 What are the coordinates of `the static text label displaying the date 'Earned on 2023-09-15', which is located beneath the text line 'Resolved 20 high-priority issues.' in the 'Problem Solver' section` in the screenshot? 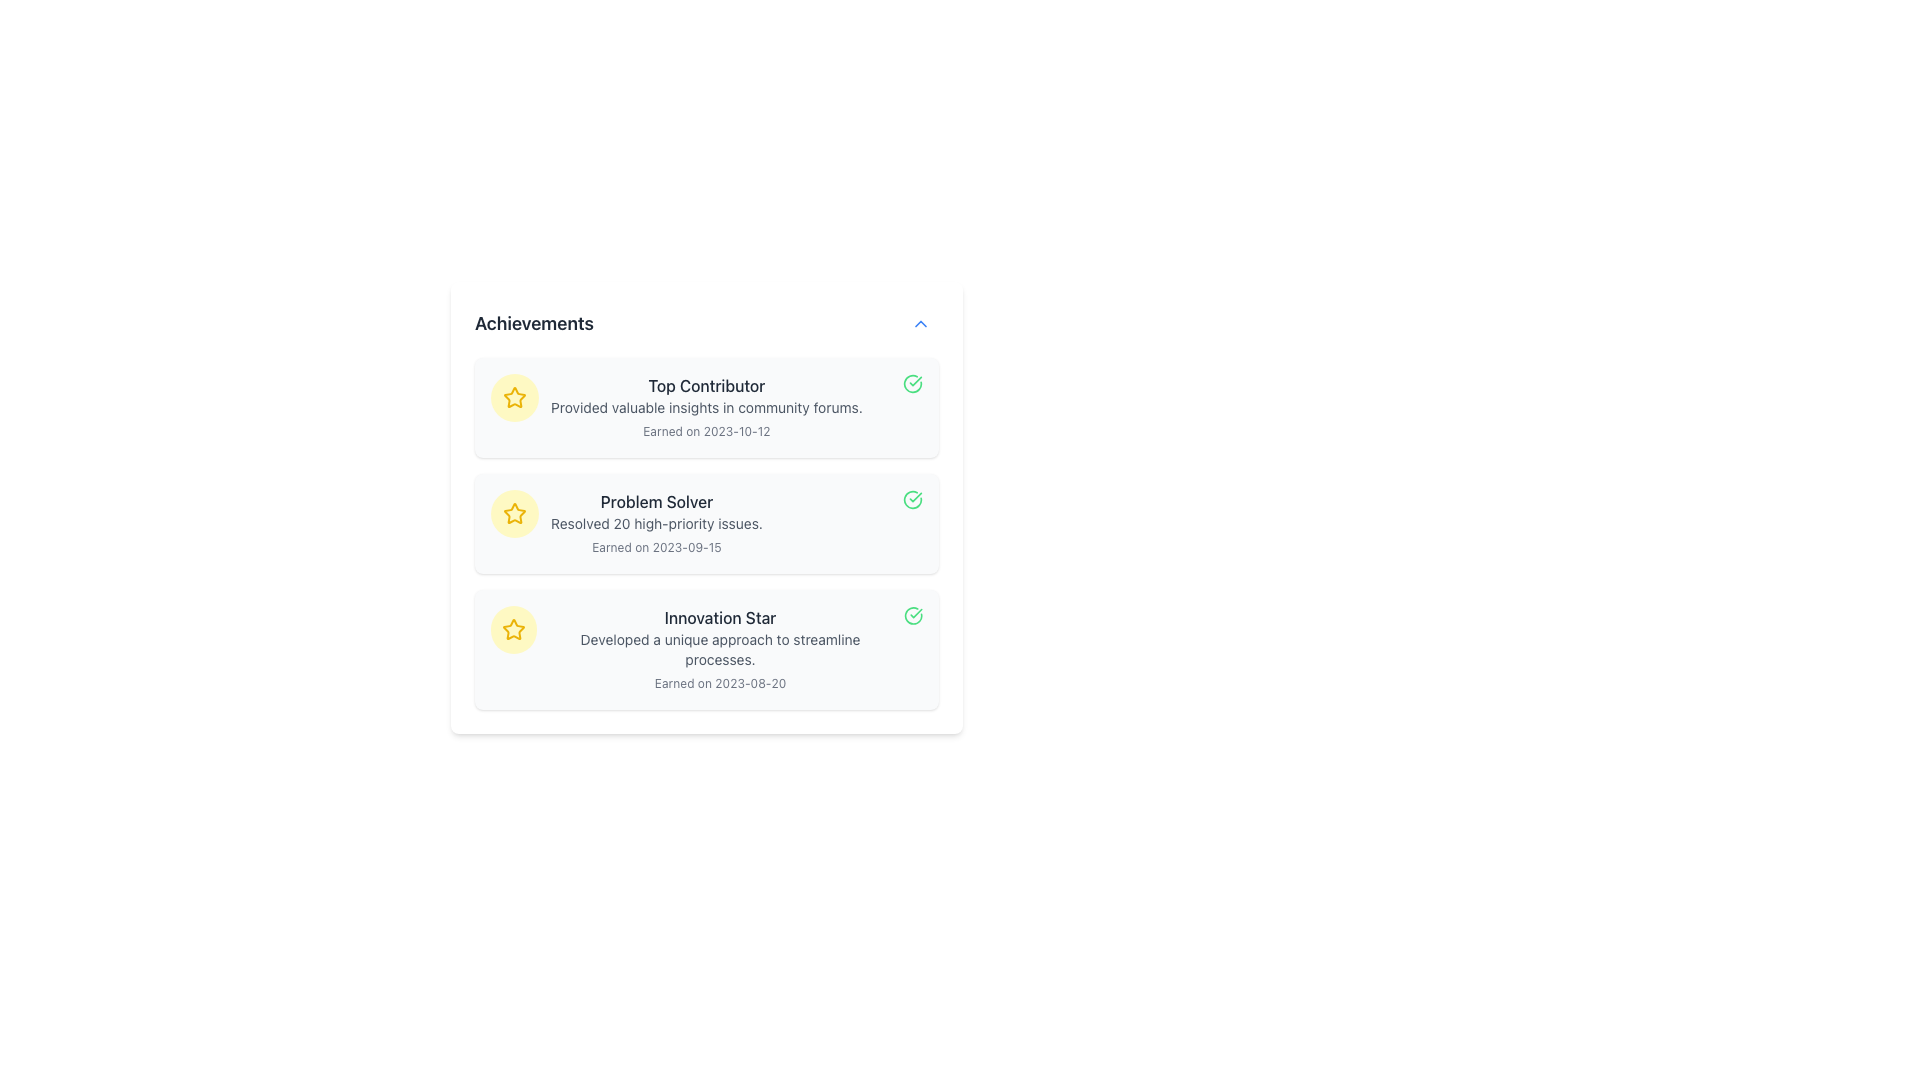 It's located at (657, 547).